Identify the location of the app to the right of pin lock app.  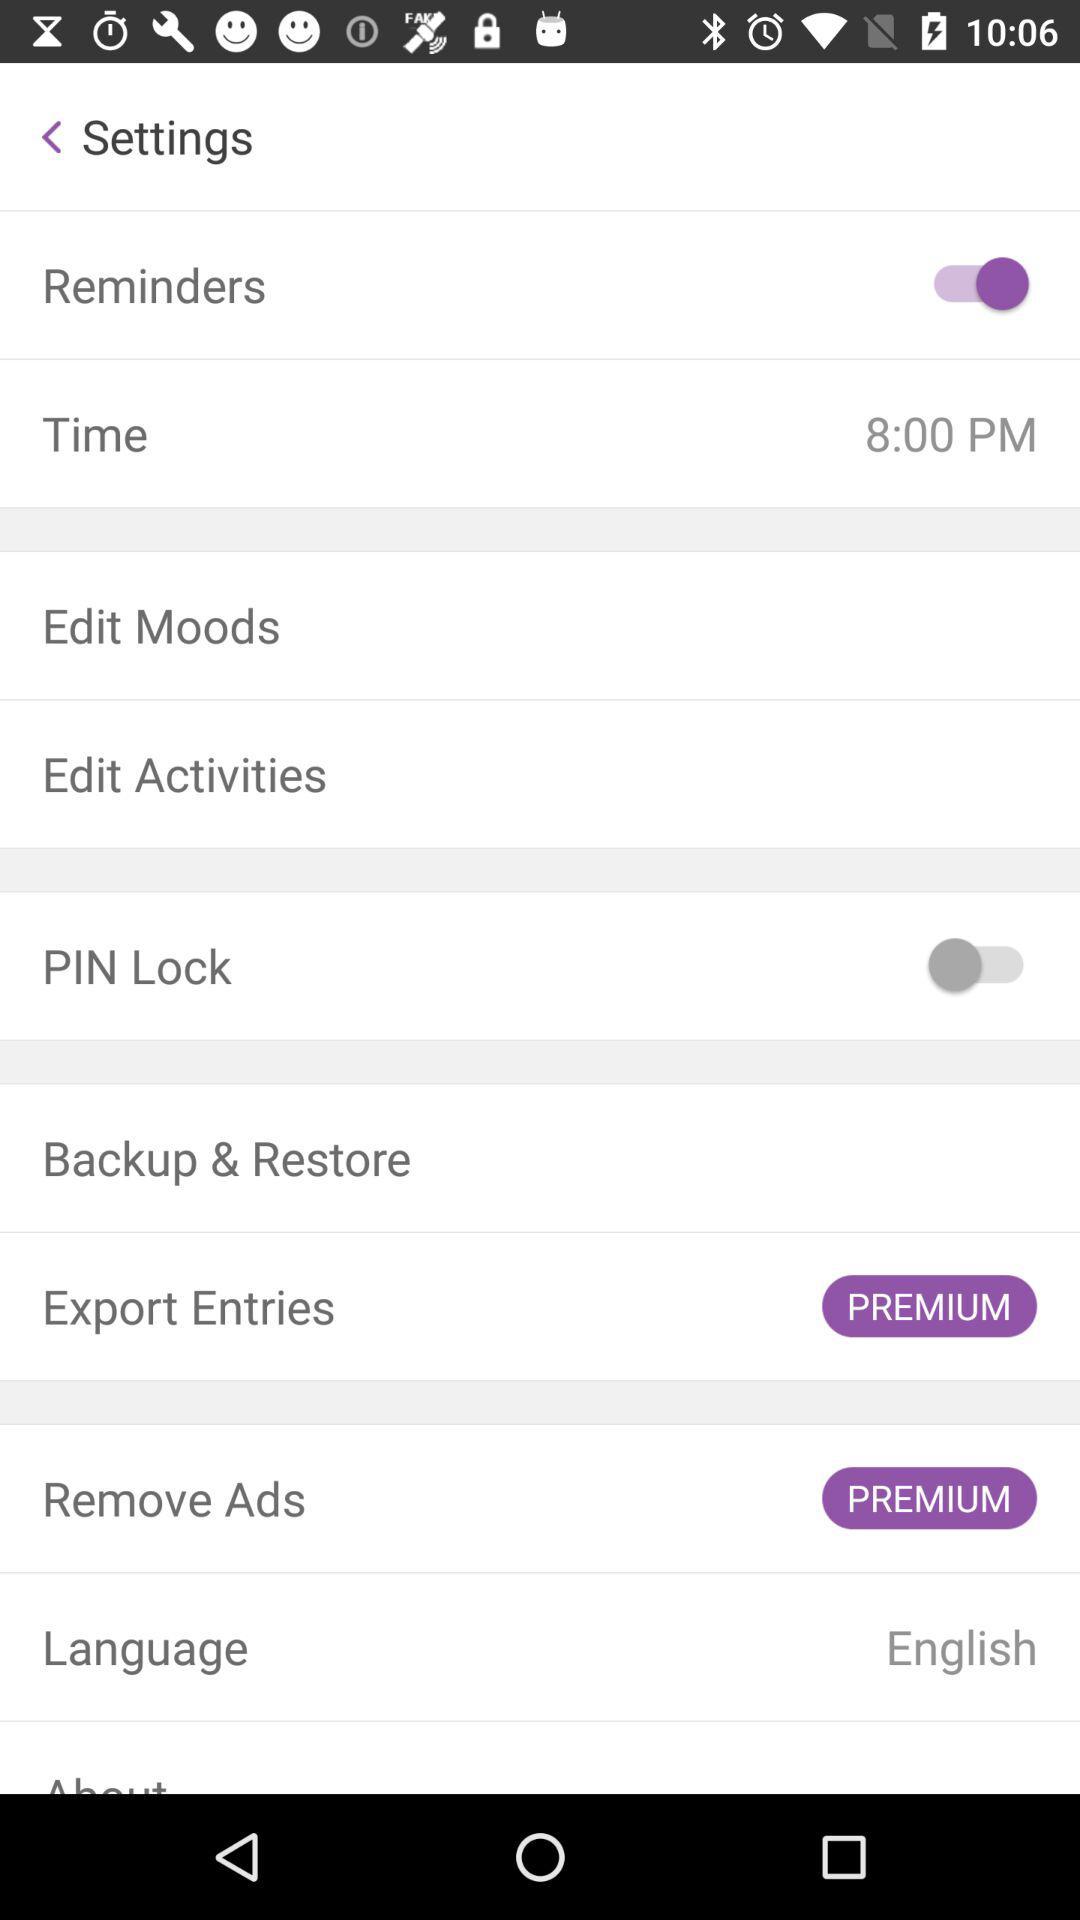
(977, 965).